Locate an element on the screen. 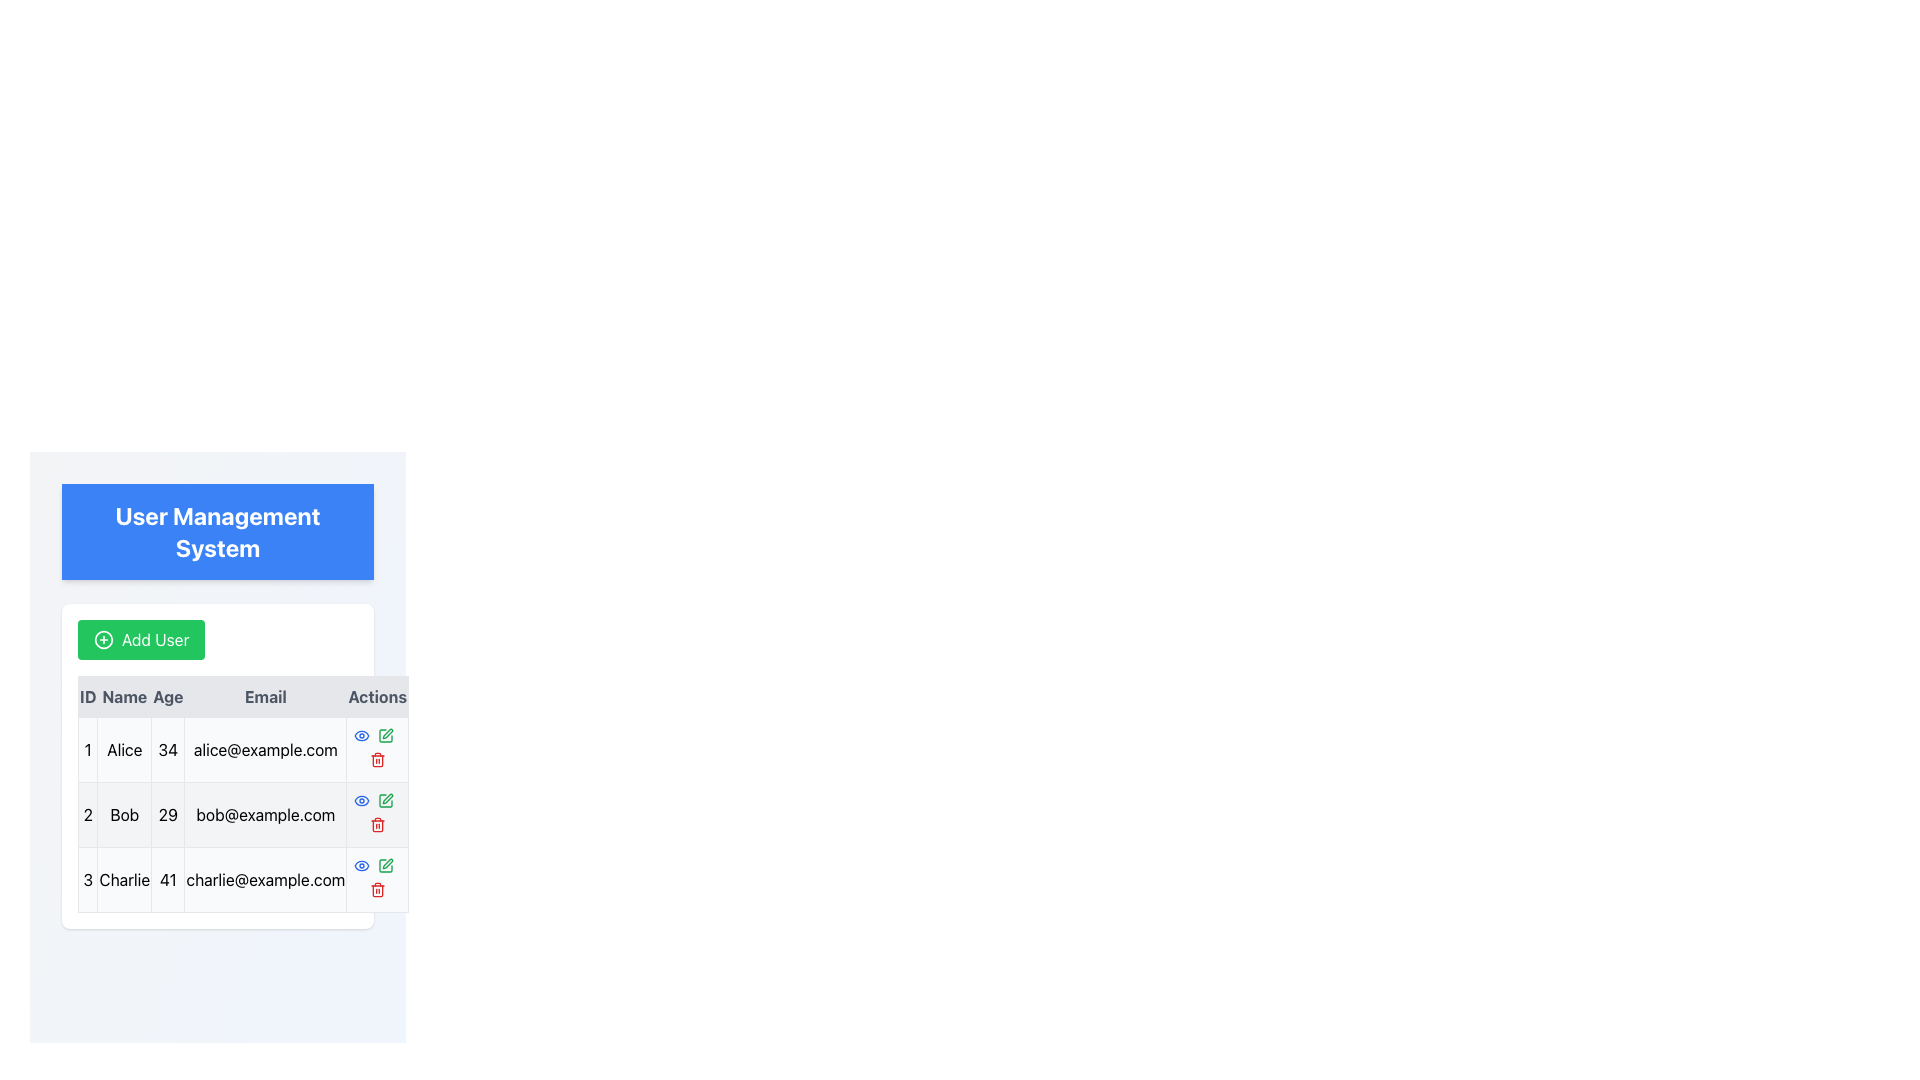  the static text representing the unique identifier for a user record, located in the second row of the 'ID' column in a user management system table is located at coordinates (87, 814).